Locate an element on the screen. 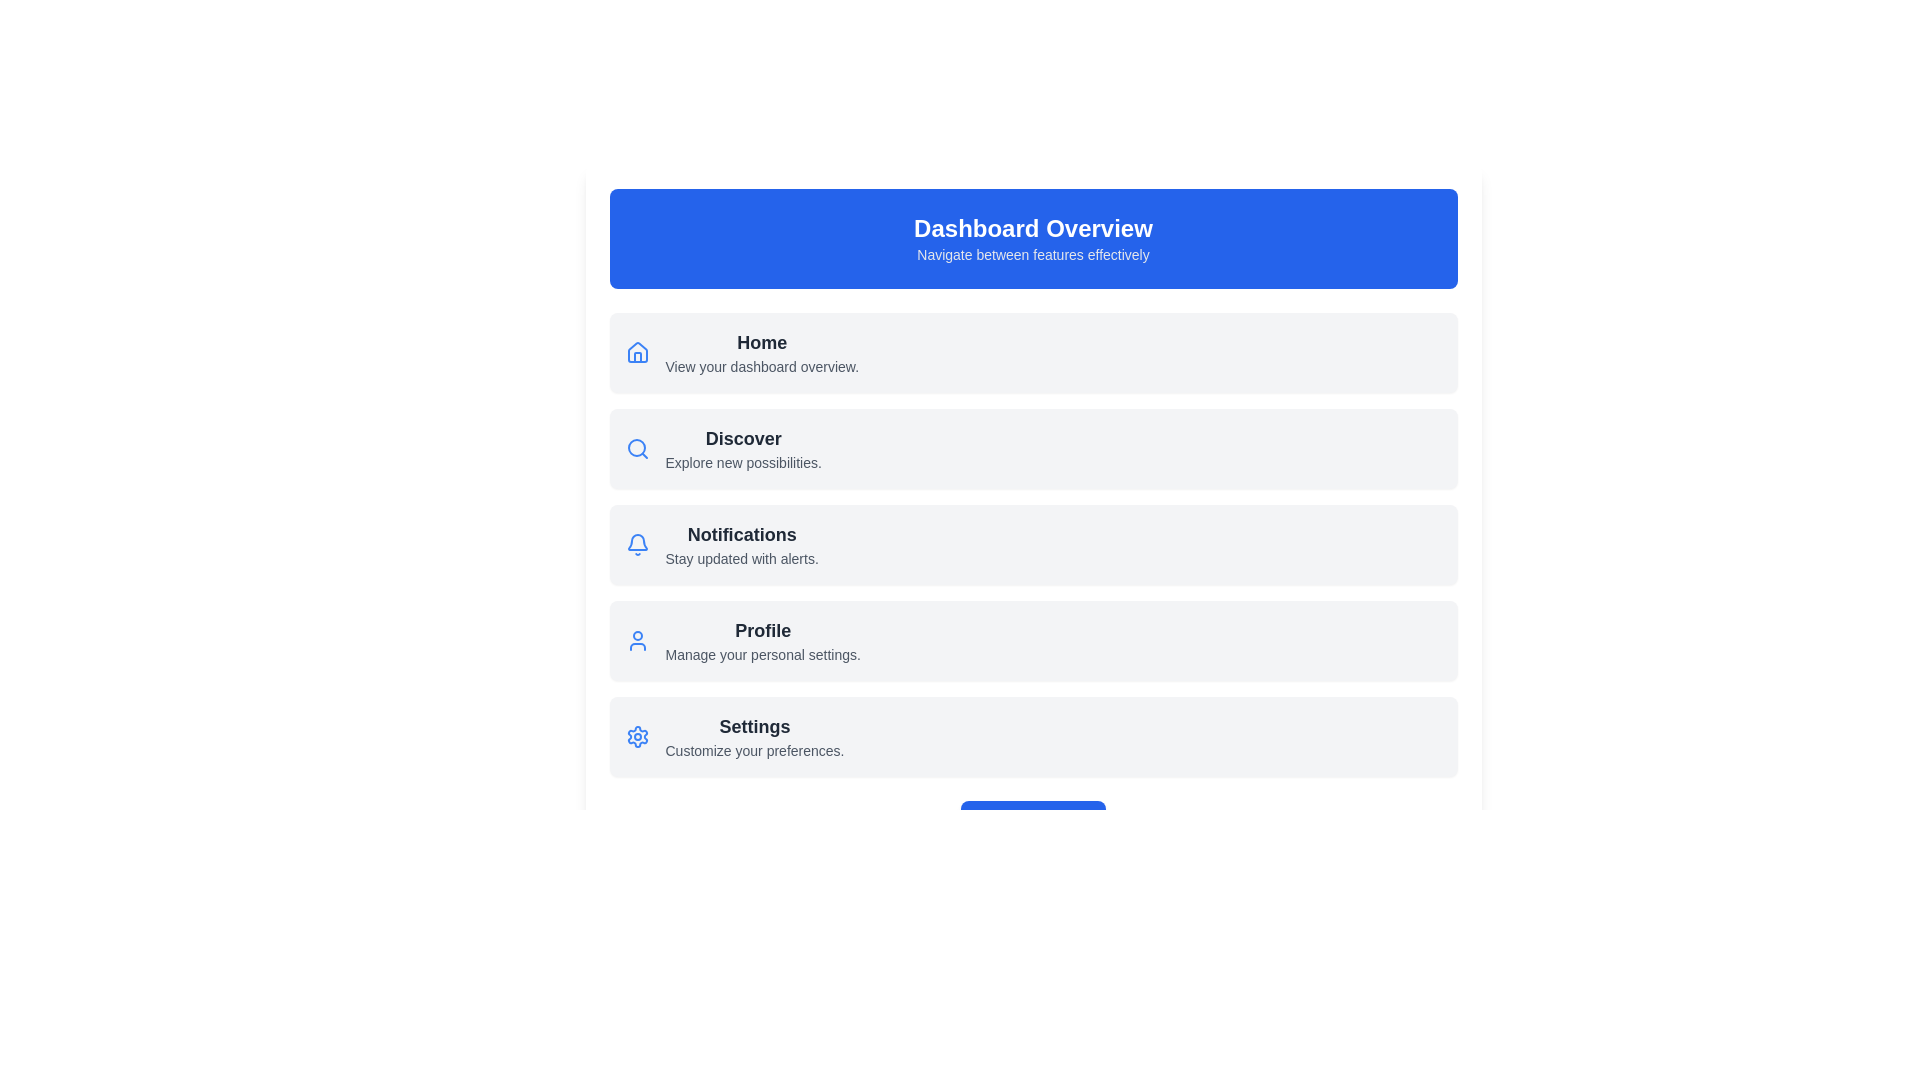 The image size is (1920, 1080). the decorative SVG icon representing user profile management, located above the 'Profile' text in the options panel is located at coordinates (636, 640).